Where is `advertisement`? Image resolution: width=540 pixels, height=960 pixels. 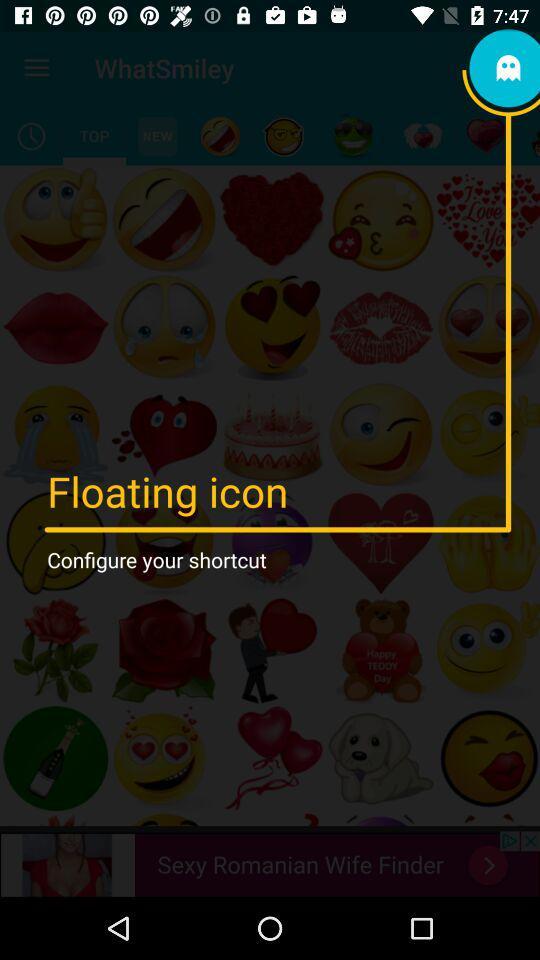
advertisement is located at coordinates (270, 863).